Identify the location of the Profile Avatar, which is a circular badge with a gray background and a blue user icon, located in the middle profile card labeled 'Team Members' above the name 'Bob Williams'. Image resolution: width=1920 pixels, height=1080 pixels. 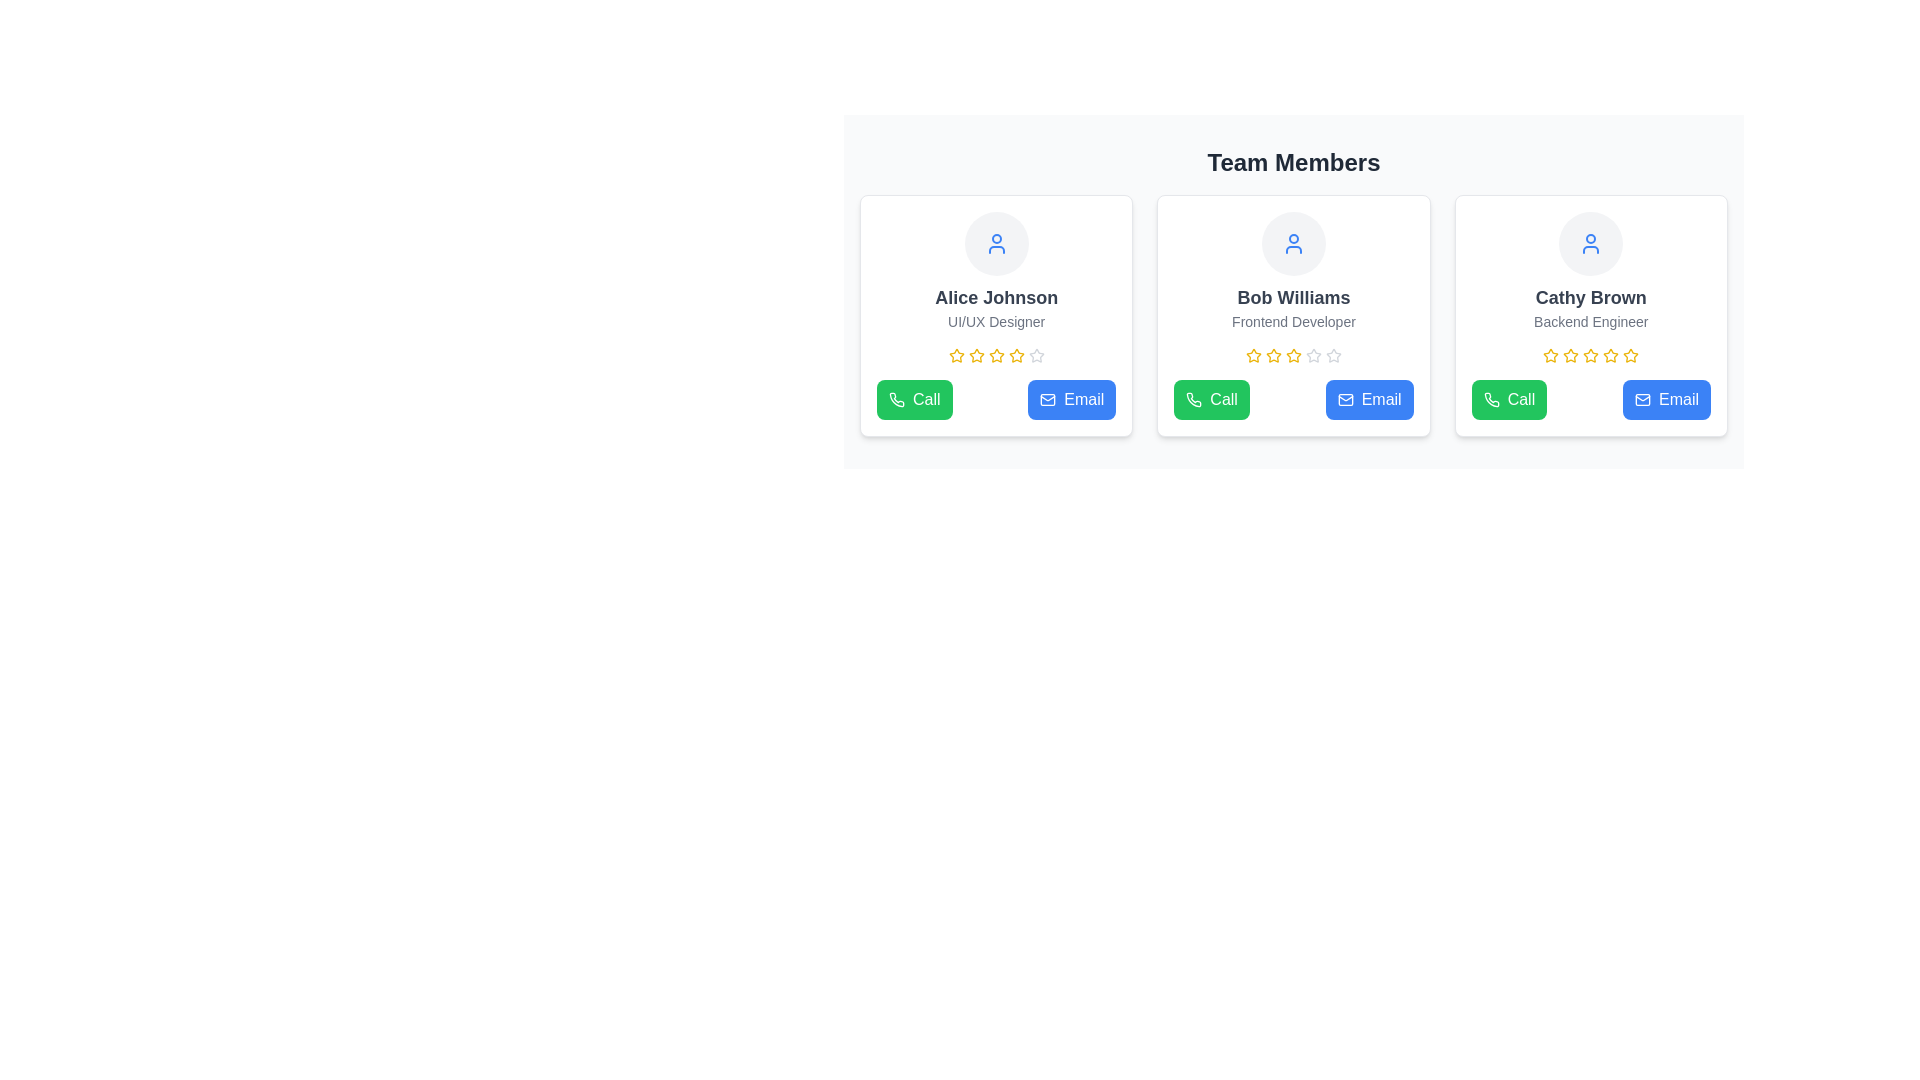
(1293, 242).